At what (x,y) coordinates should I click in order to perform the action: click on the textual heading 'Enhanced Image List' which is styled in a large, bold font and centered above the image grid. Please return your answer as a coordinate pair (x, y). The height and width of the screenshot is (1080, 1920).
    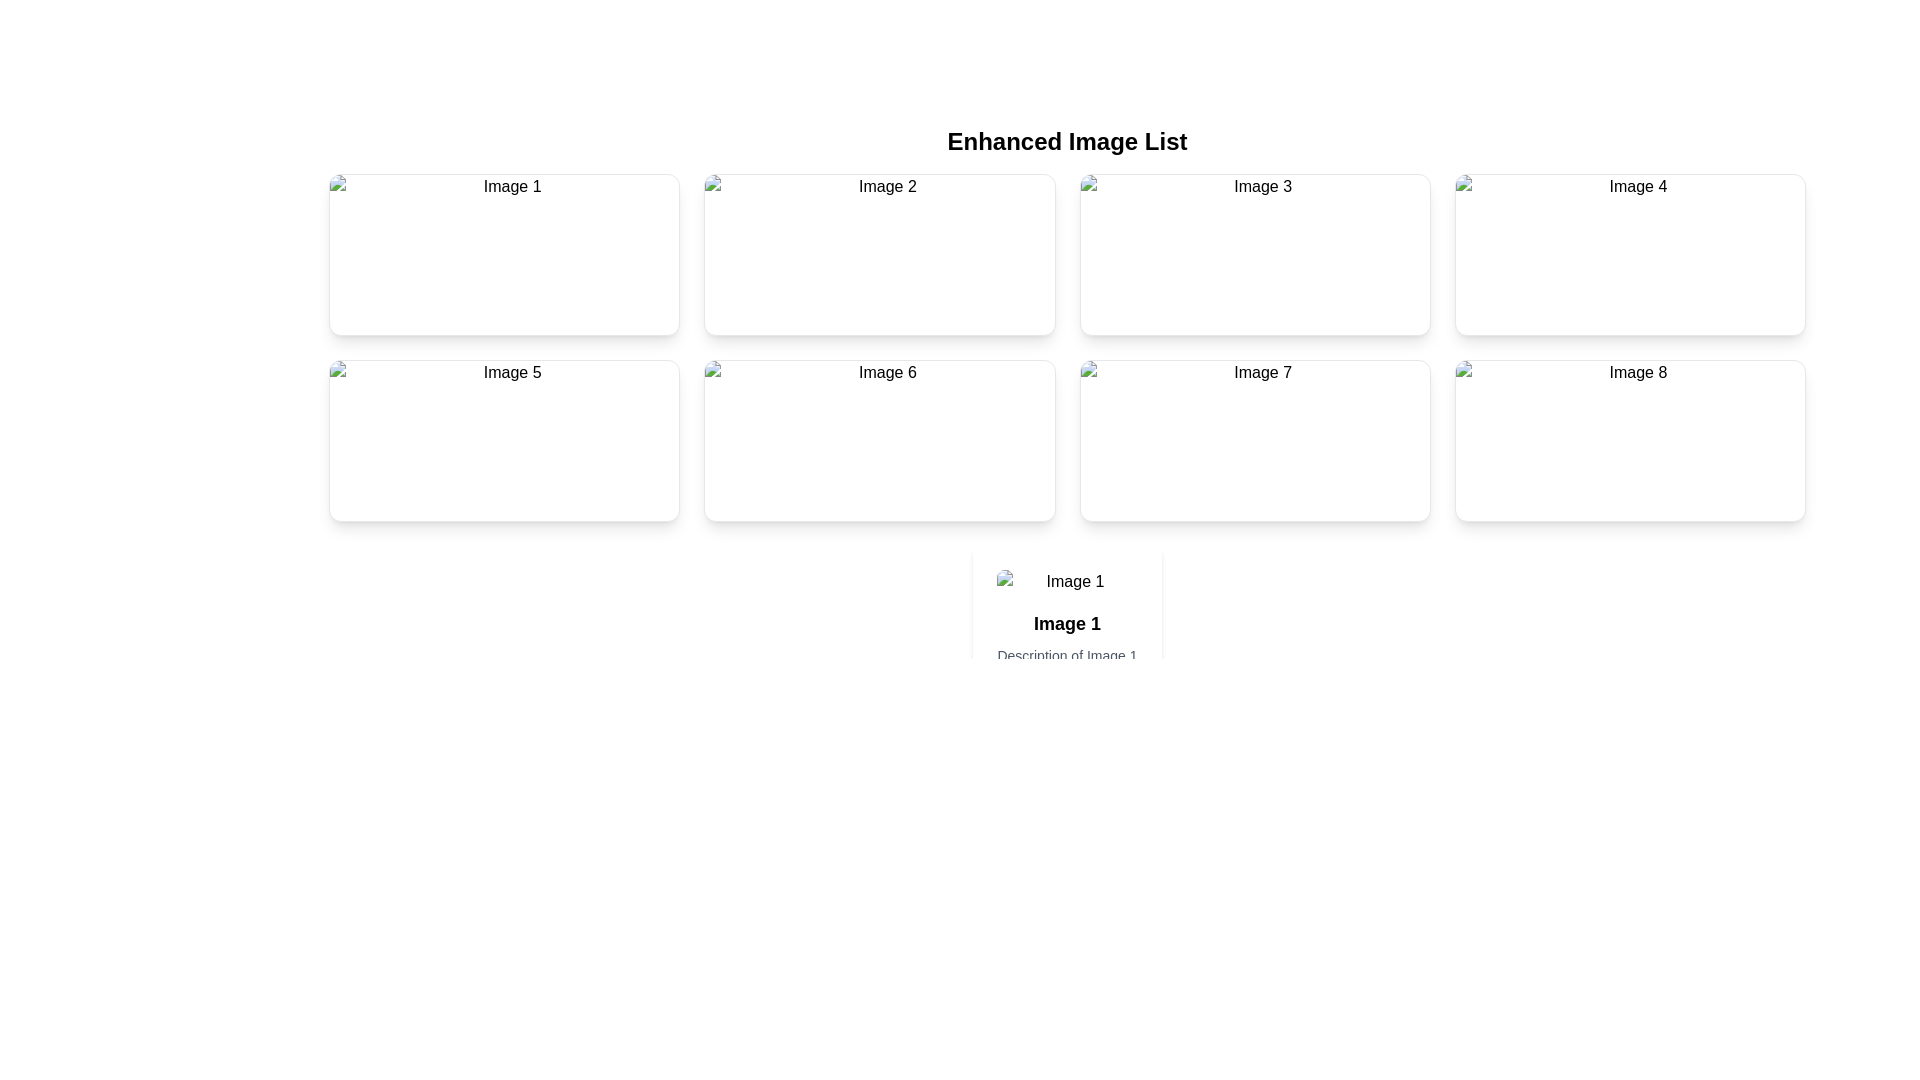
    Looking at the image, I should click on (1066, 141).